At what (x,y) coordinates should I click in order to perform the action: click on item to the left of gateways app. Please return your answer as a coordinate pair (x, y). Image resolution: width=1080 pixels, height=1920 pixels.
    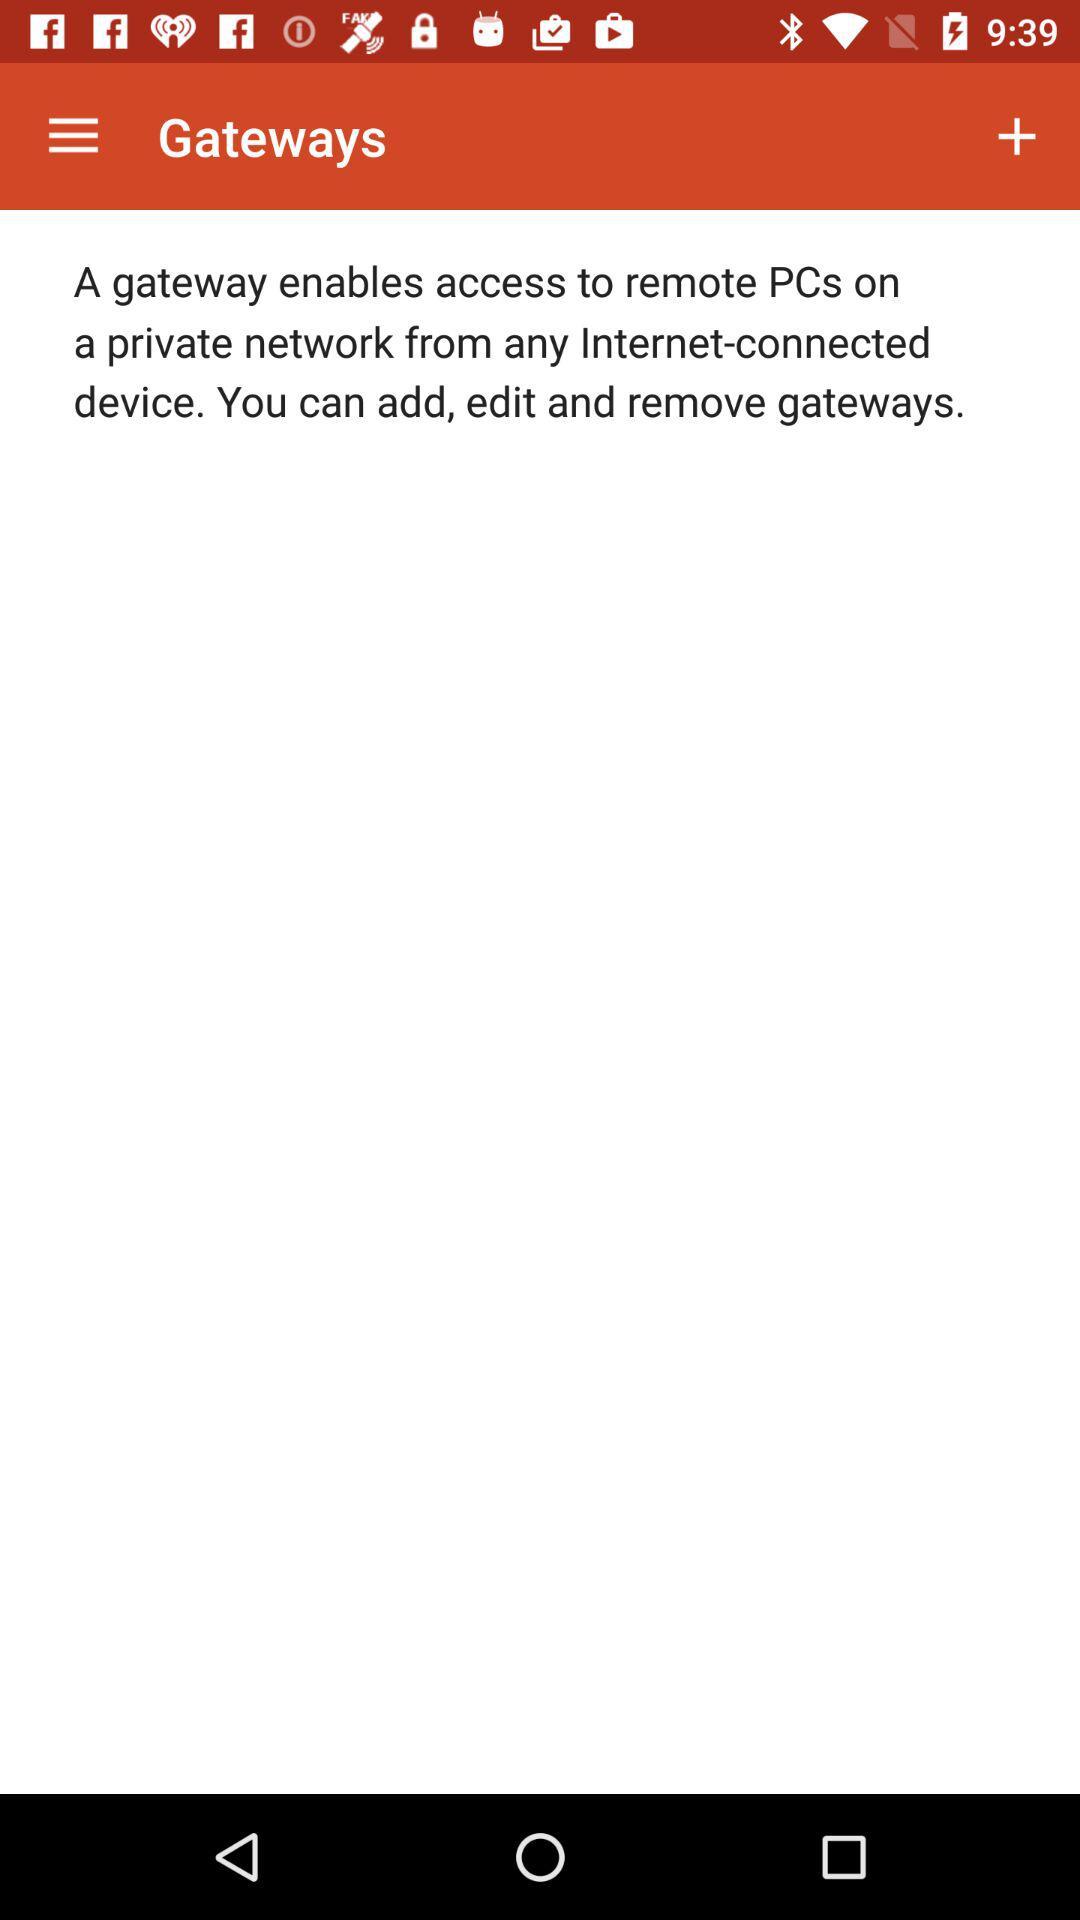
    Looking at the image, I should click on (72, 135).